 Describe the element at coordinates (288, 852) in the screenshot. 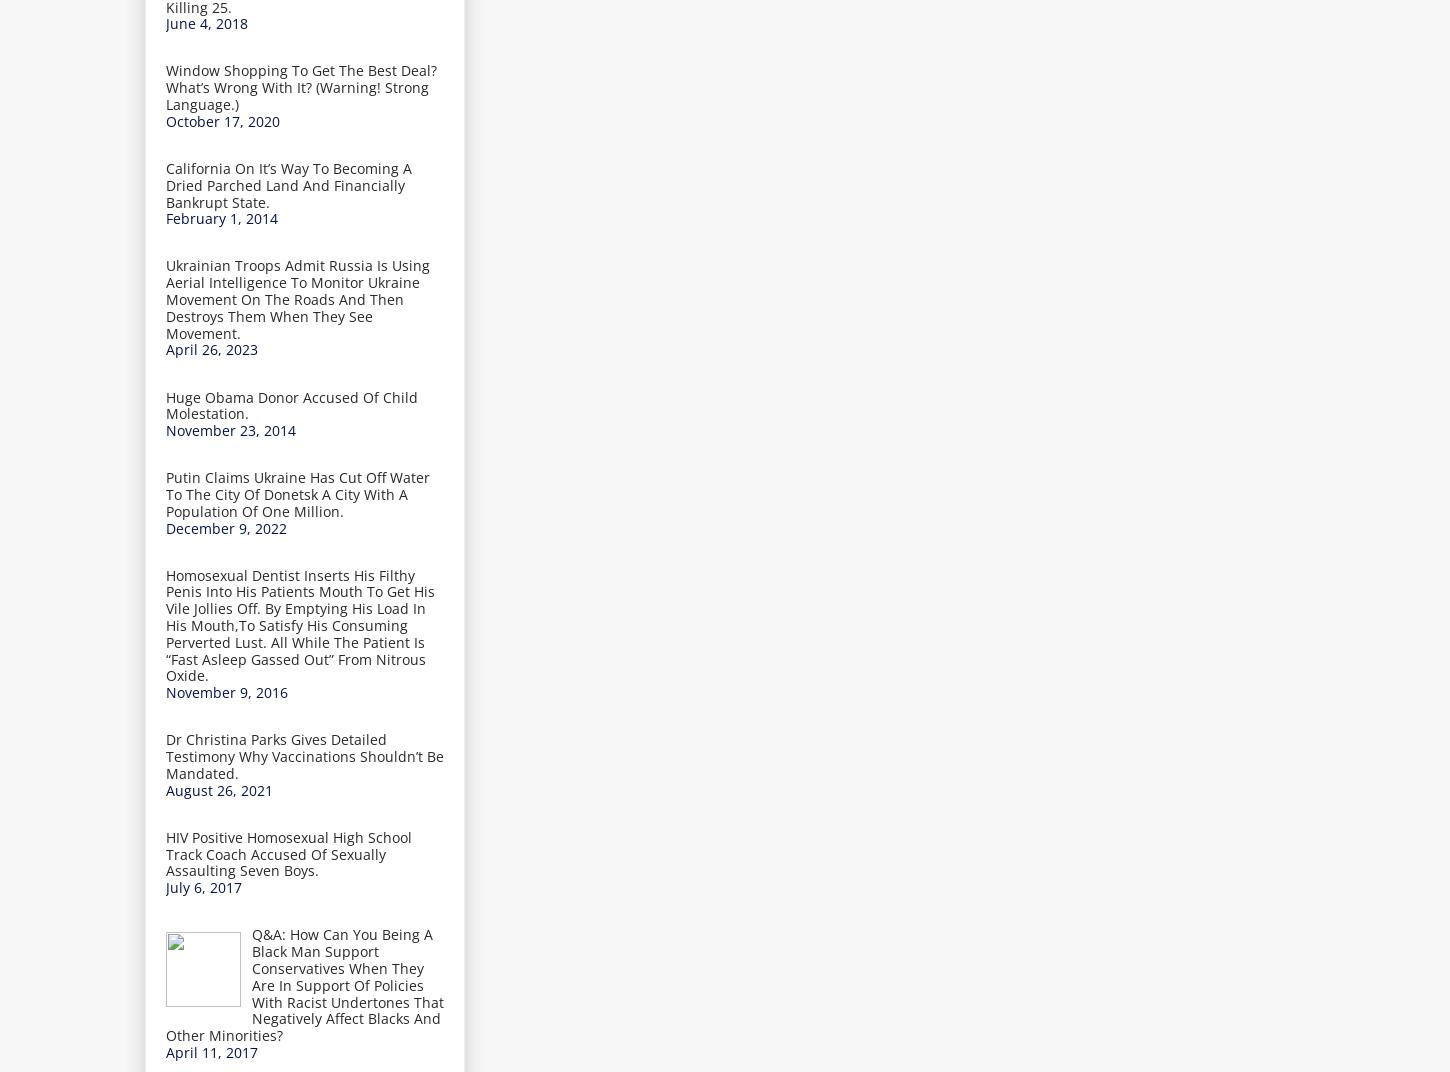

I see `'HIV Positive Homosexual High School Track Coach Accused Of Sexually Assaulting Seven Boys.'` at that location.